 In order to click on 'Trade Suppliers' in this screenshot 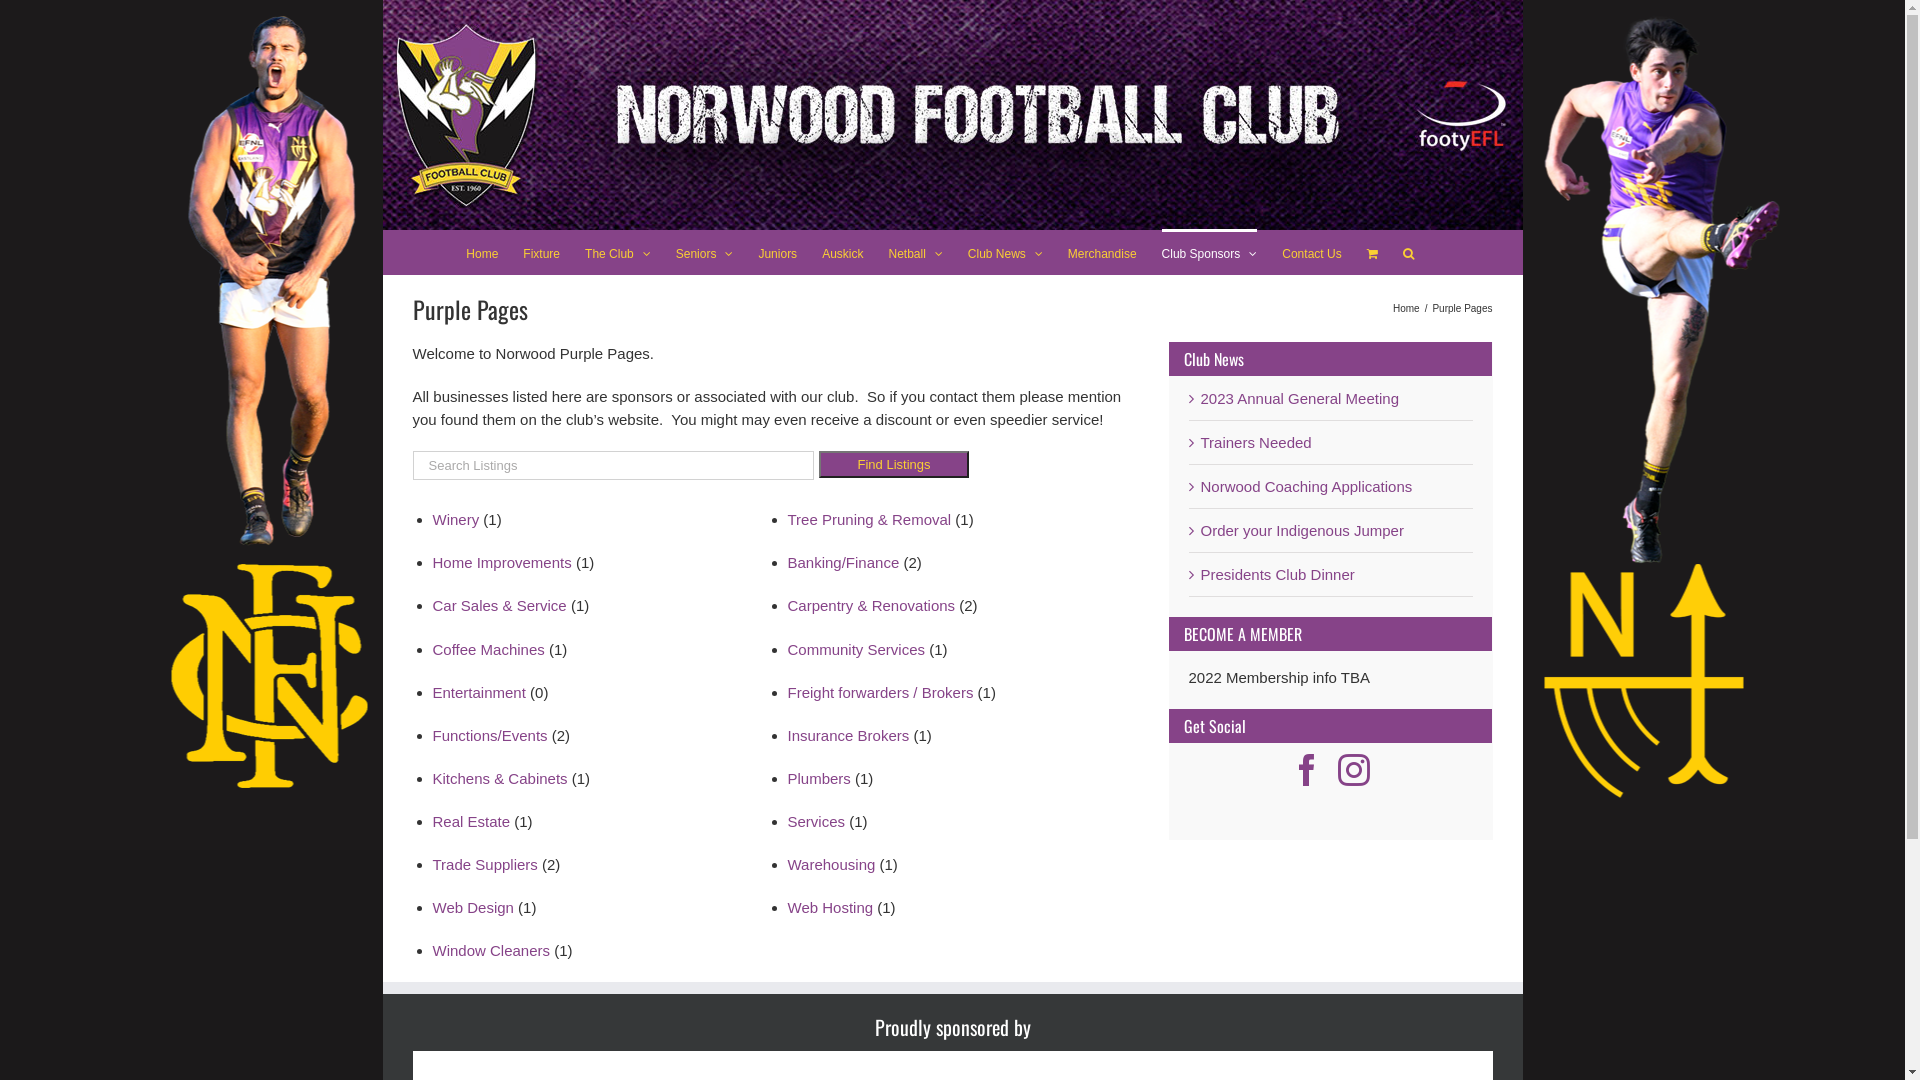, I will do `click(484, 863)`.